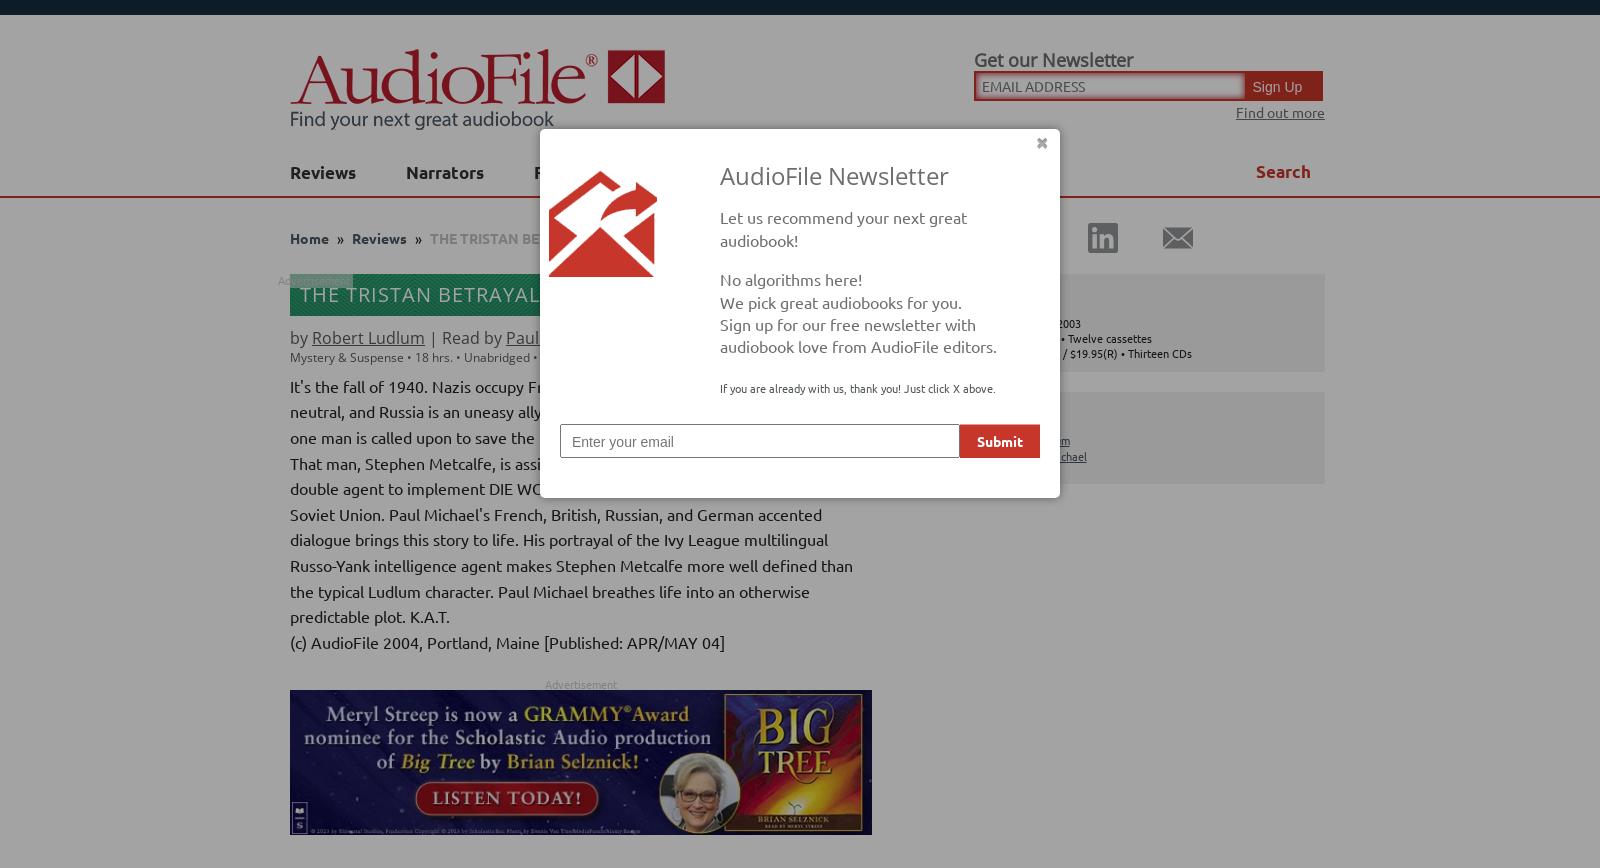  Describe the element at coordinates (567, 356) in the screenshot. I see `'2003'` at that location.